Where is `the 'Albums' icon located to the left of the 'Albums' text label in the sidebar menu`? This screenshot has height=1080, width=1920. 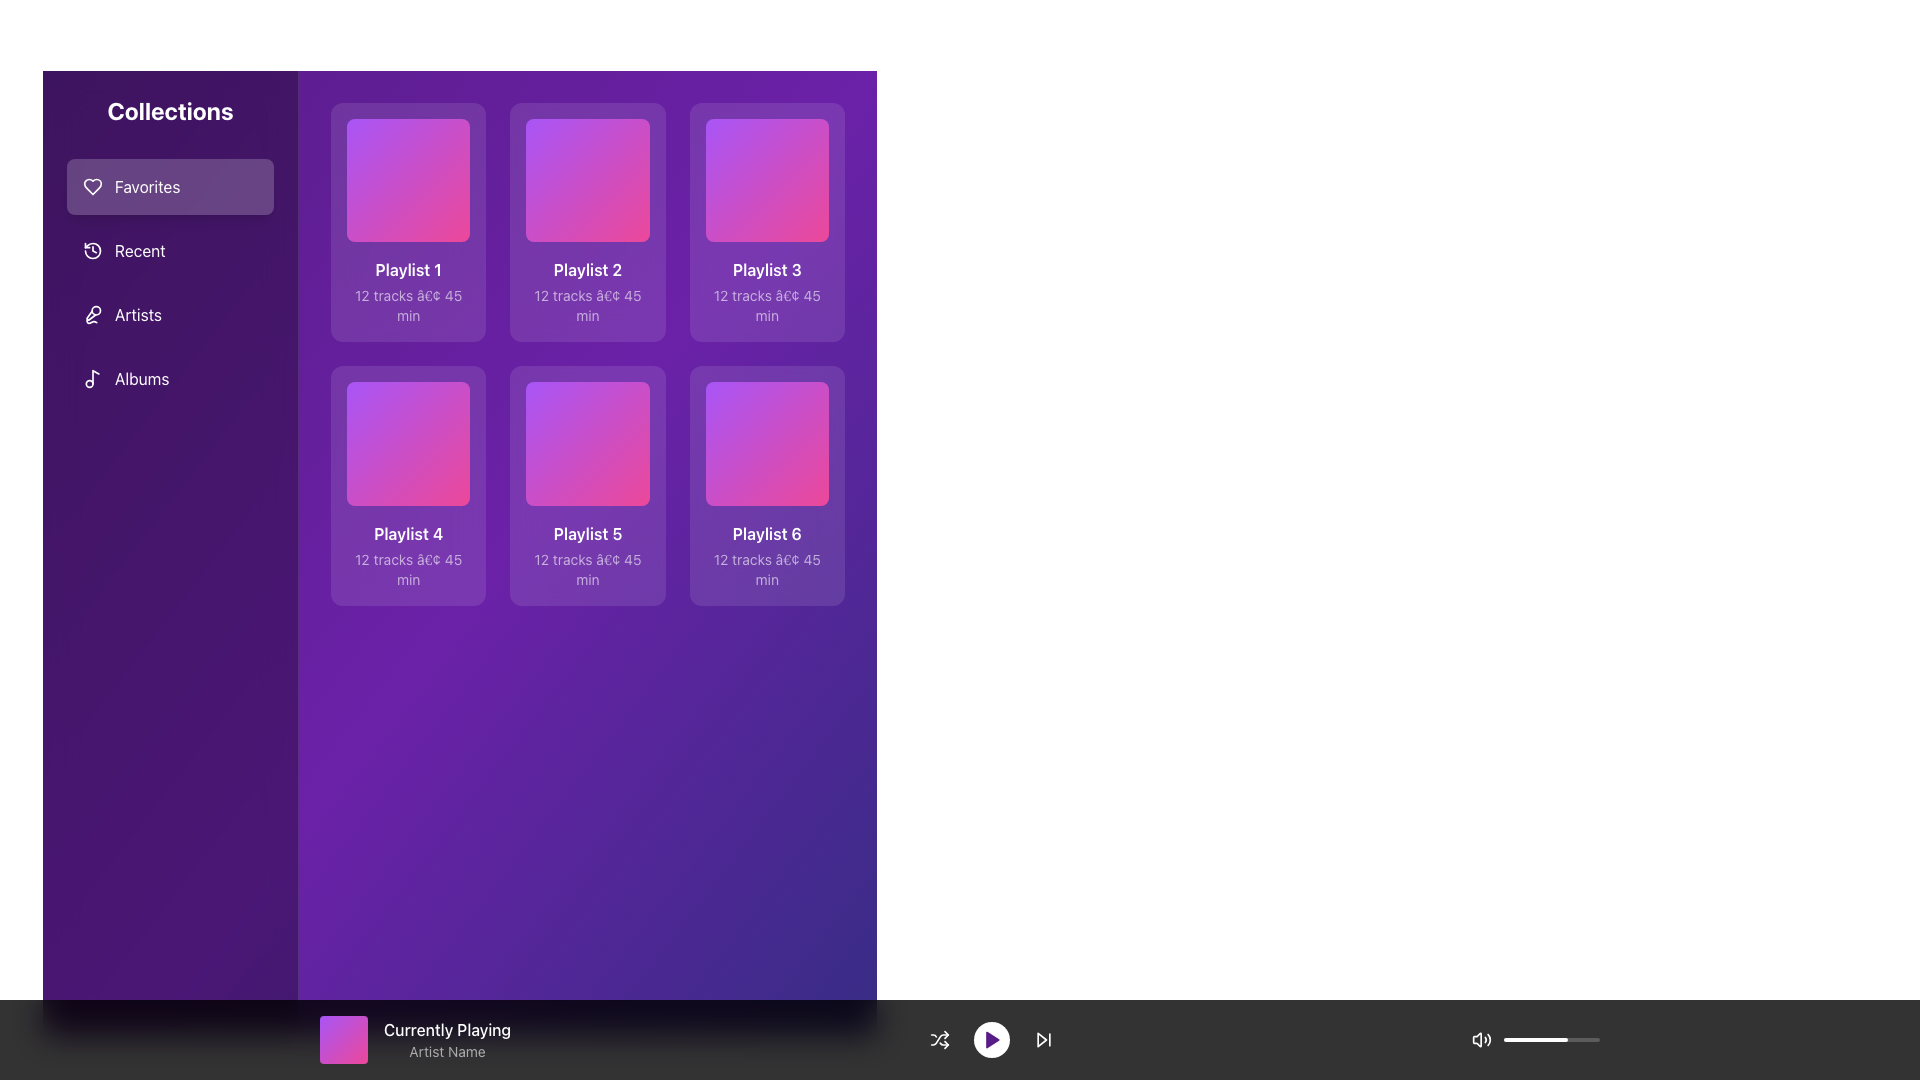
the 'Albums' icon located to the left of the 'Albums' text label in the sidebar menu is located at coordinates (91, 378).